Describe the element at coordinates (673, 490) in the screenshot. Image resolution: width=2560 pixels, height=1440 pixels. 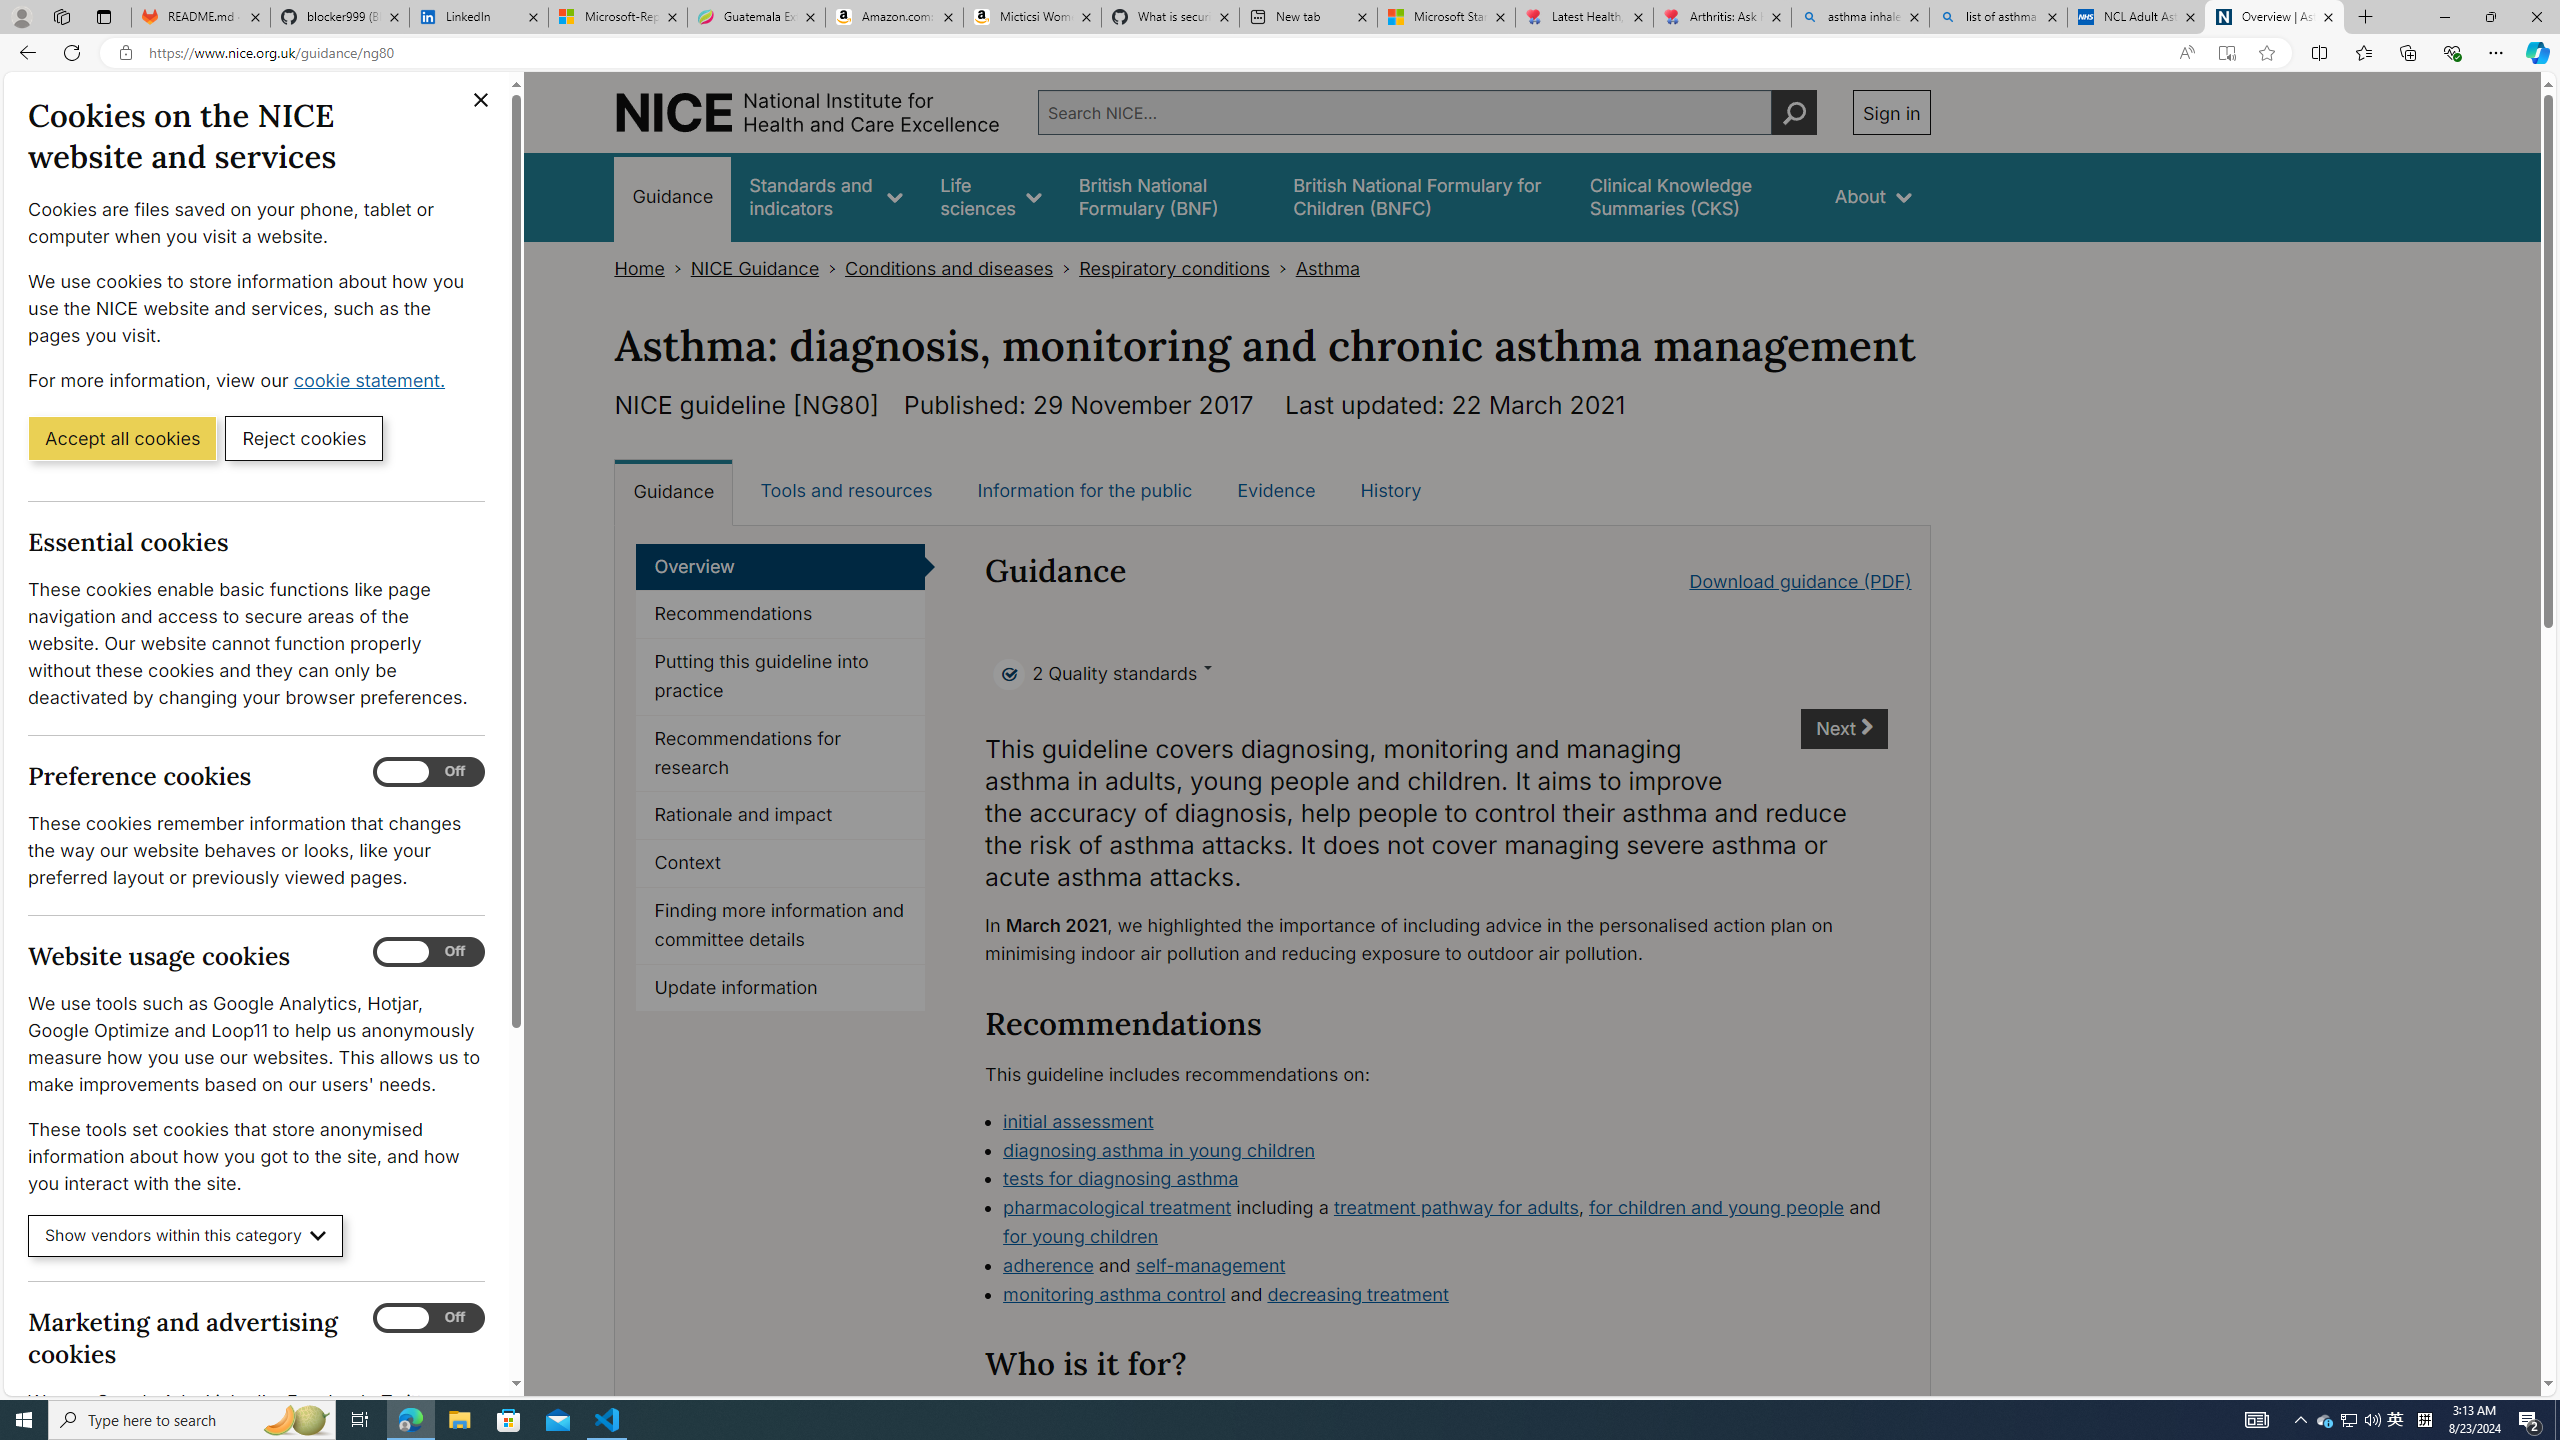
I see `'Guidance'` at that location.